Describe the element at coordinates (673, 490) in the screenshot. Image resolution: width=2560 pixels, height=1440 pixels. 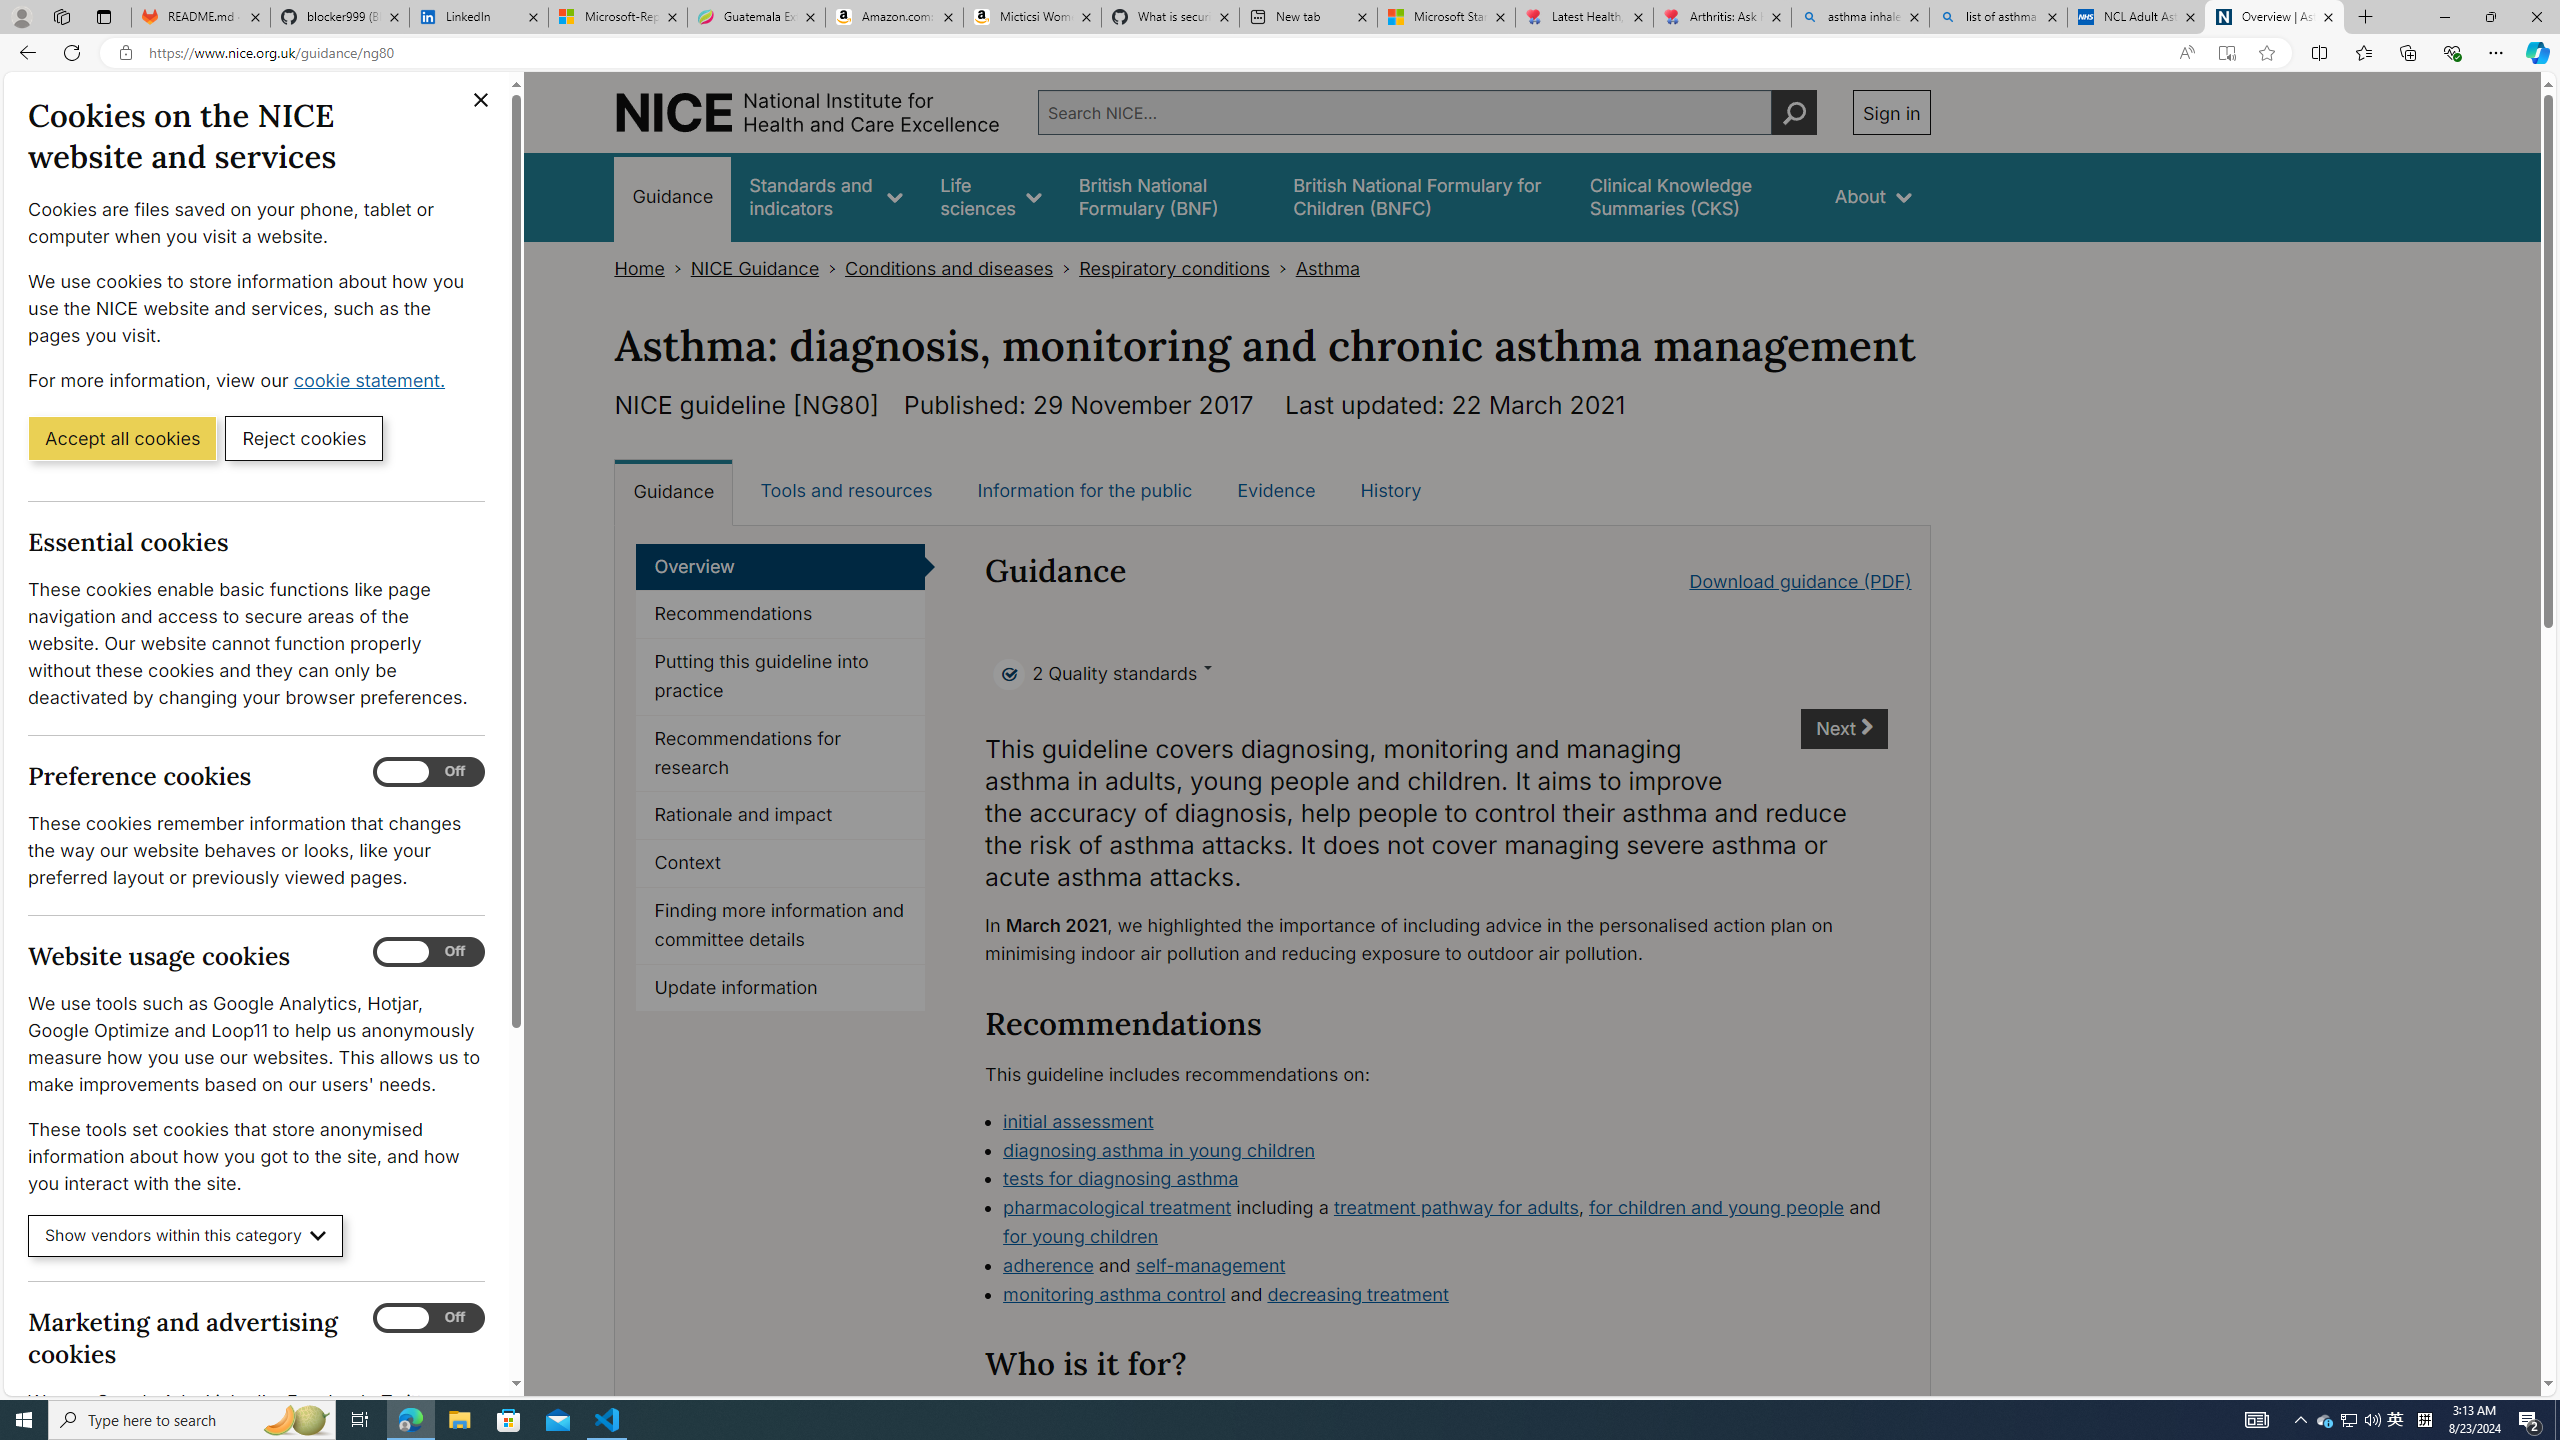
I see `'Guidance'` at that location.